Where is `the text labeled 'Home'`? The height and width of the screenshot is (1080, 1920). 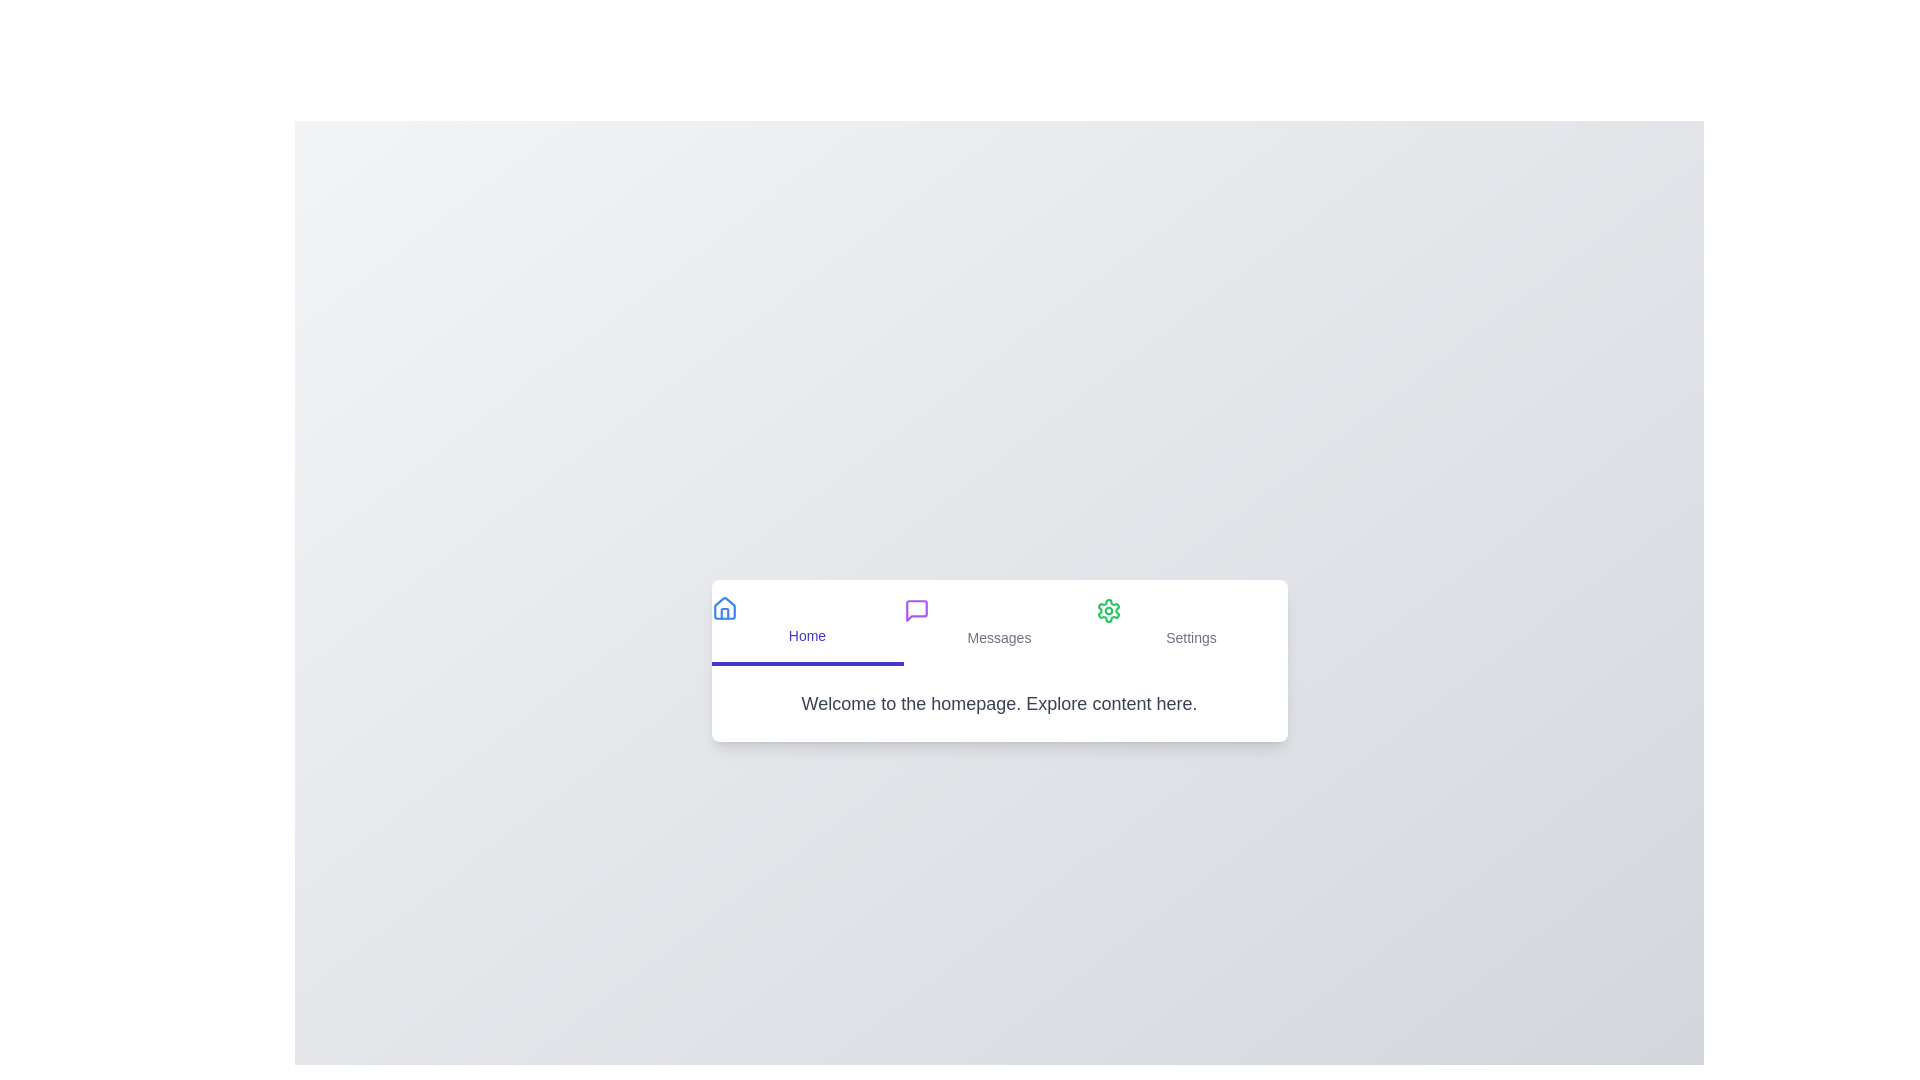
the text labeled 'Home' is located at coordinates (807, 622).